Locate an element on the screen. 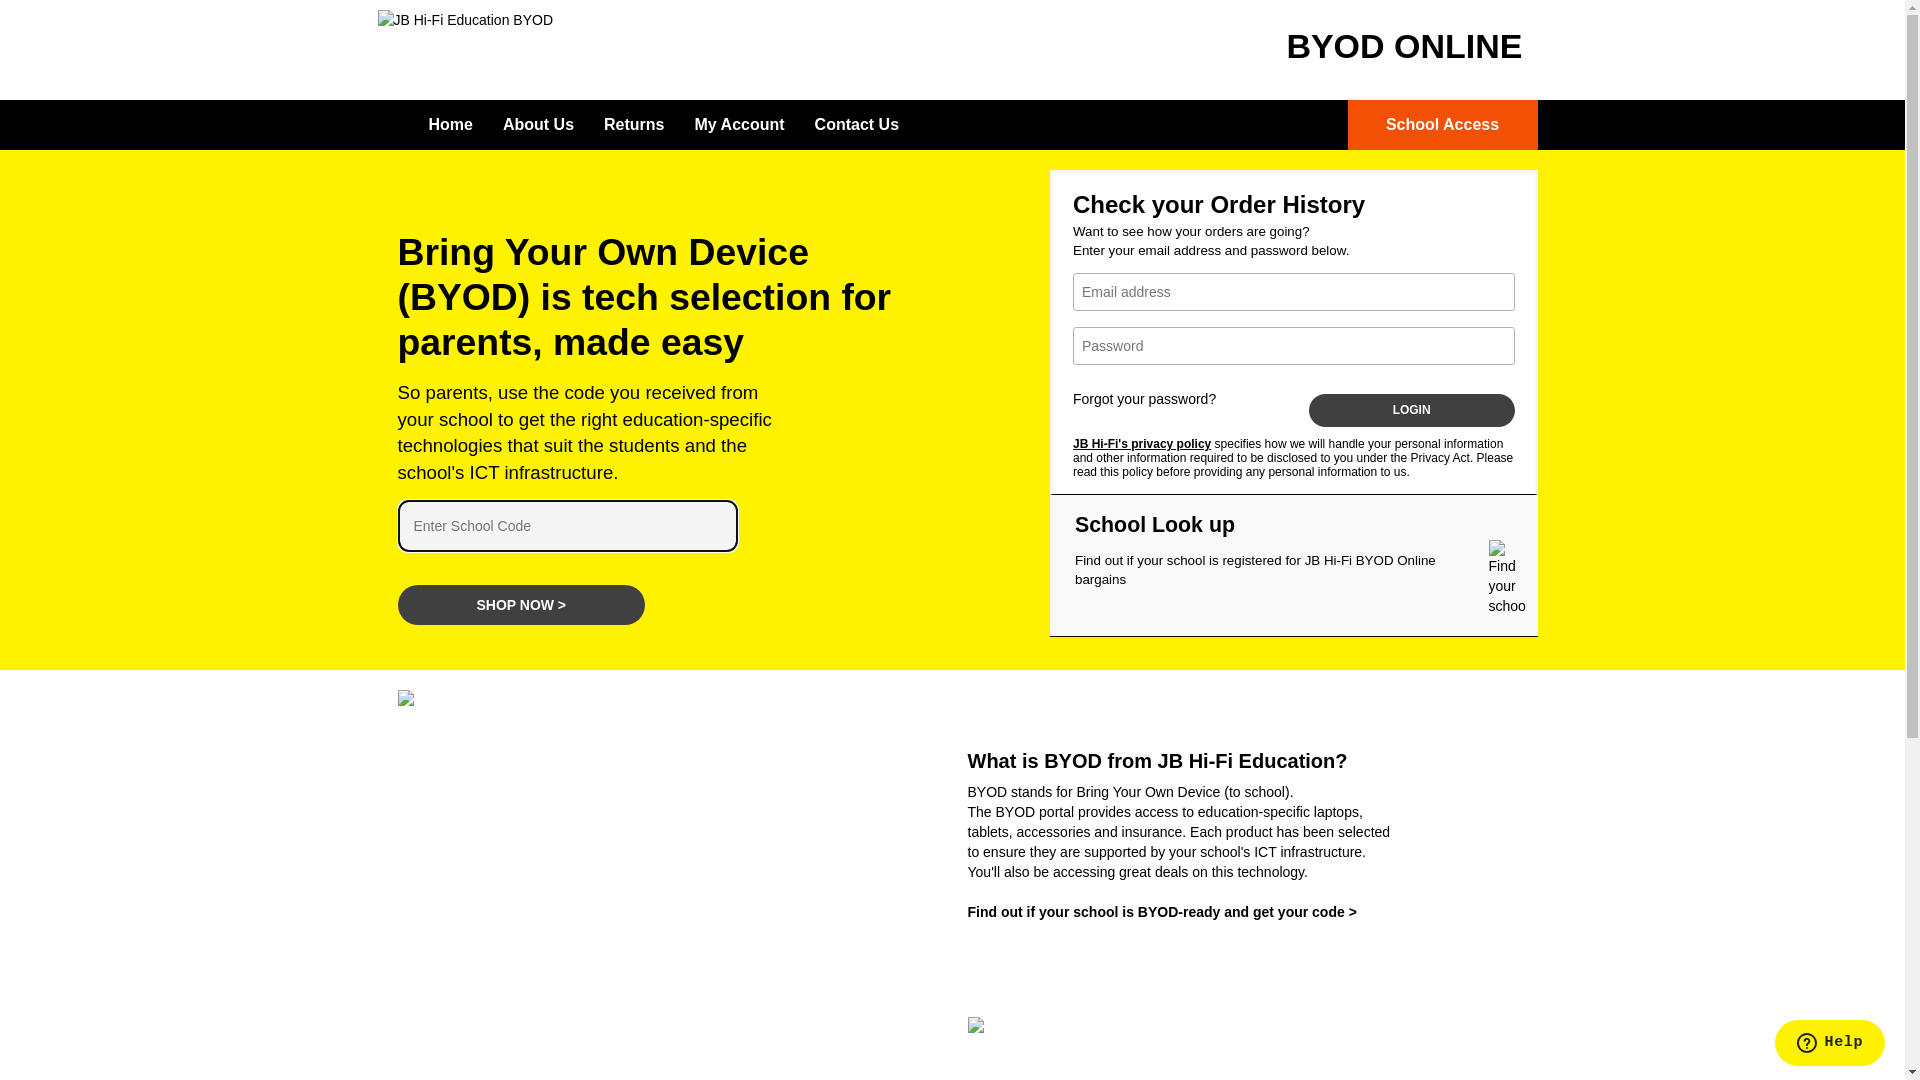 The width and height of the screenshot is (1920, 1080). 'JB Hi-Fi's privacy policy' is located at coordinates (1072, 442).